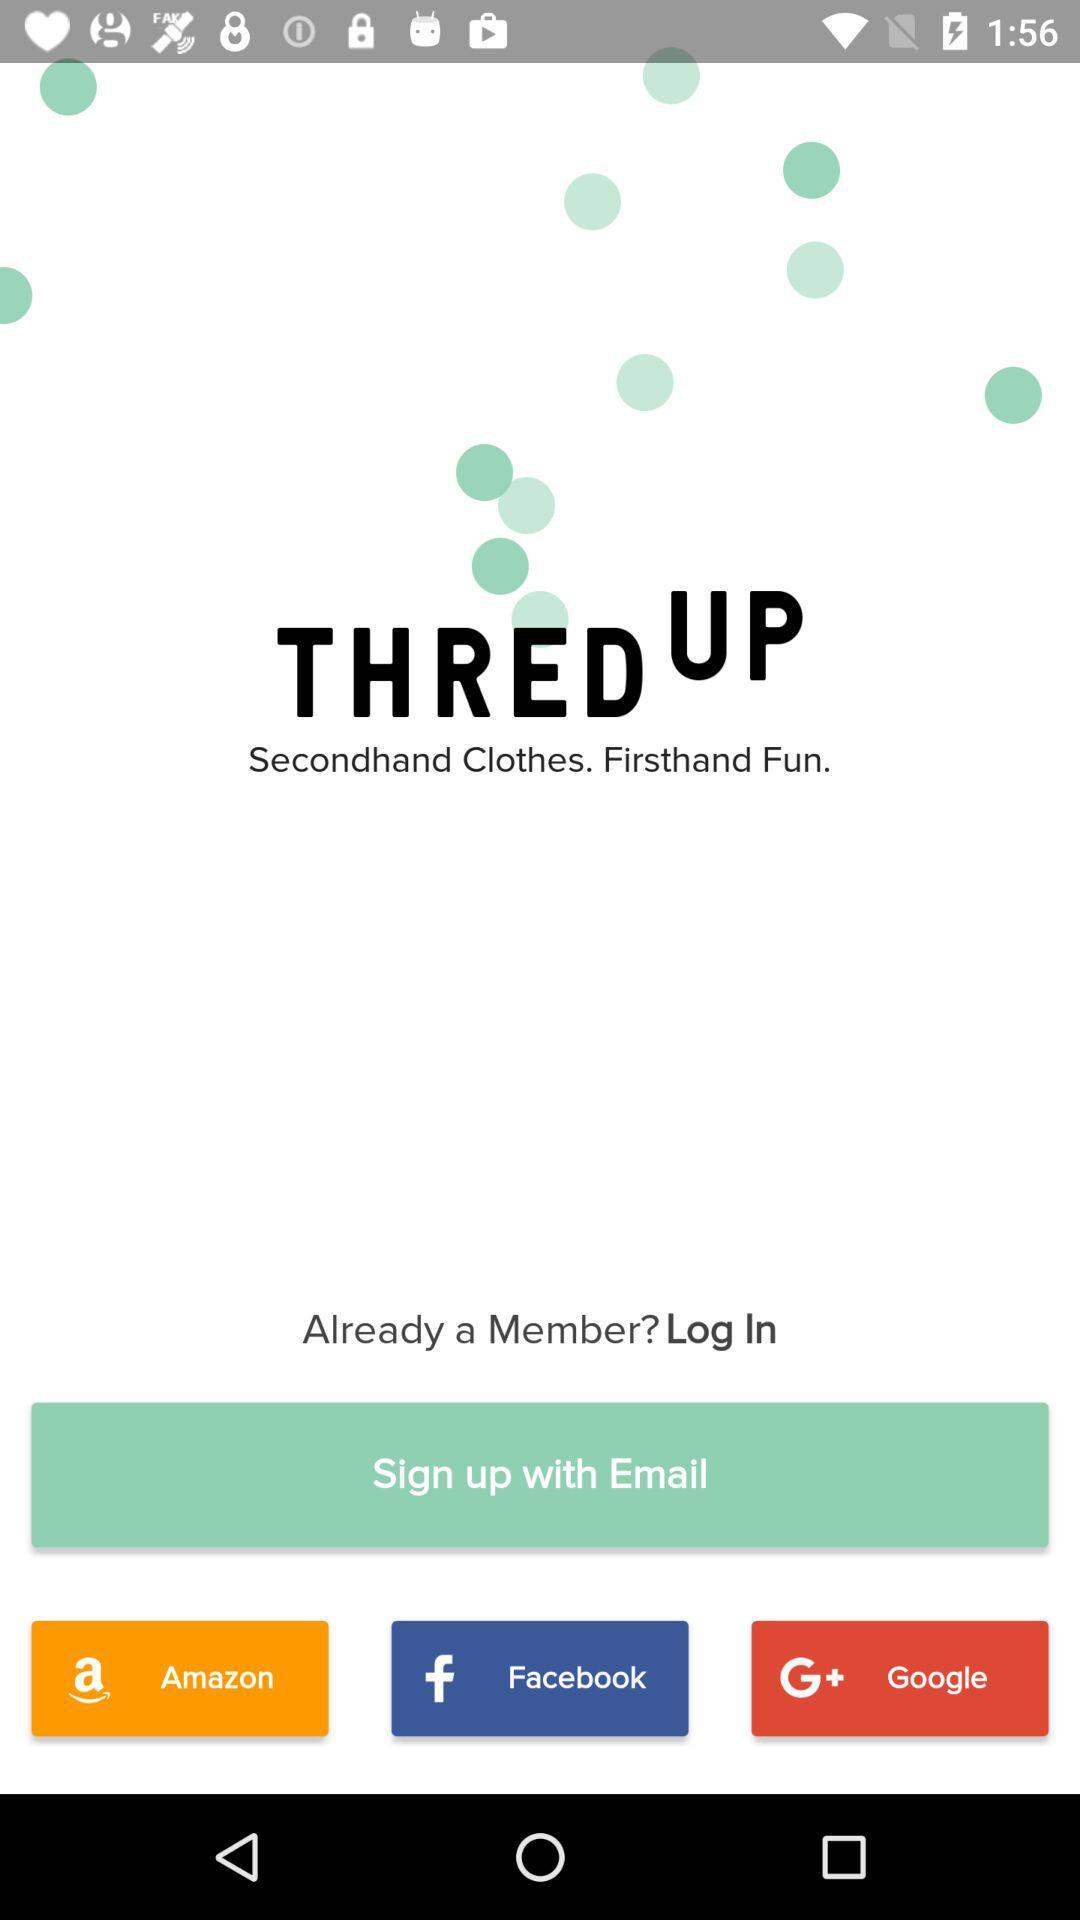 This screenshot has width=1080, height=1920. Describe the element at coordinates (540, 1678) in the screenshot. I see `item next to amazon icon` at that location.